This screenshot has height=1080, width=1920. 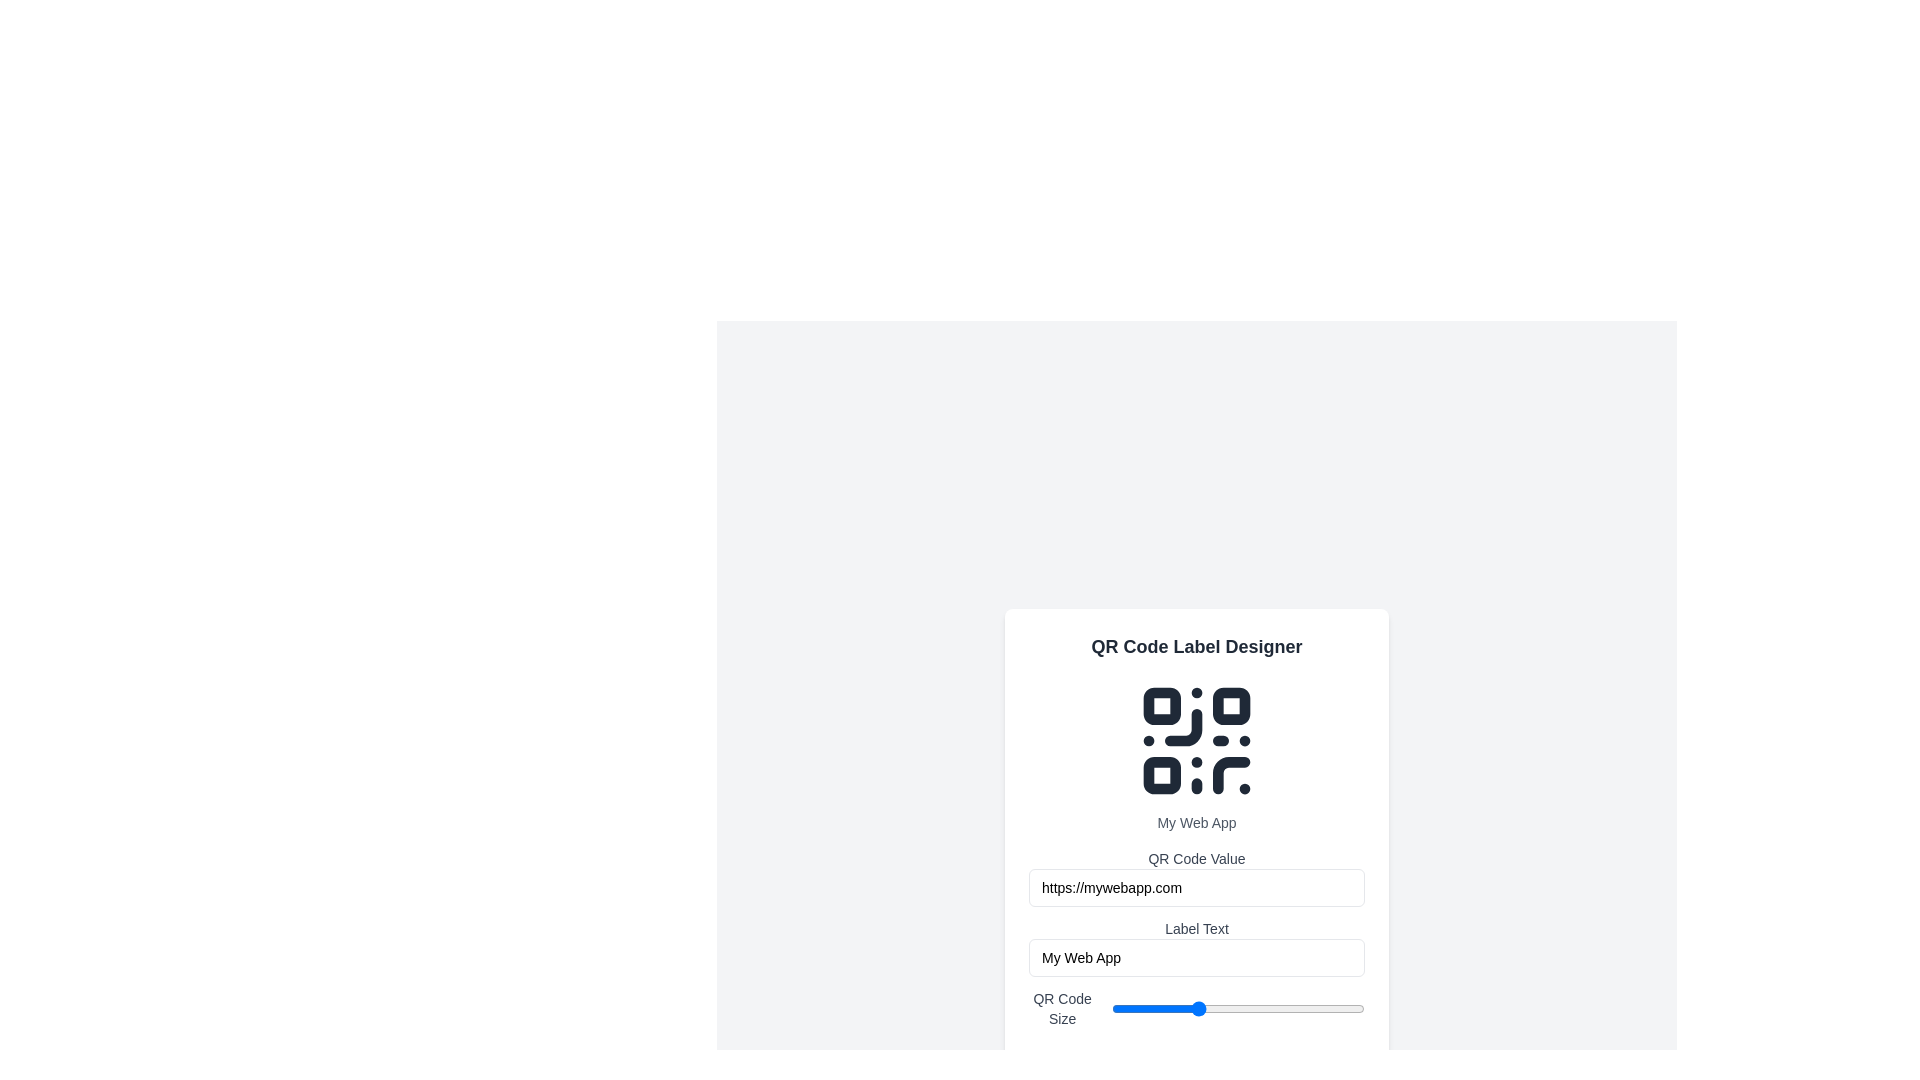 What do you see at coordinates (1135, 1009) in the screenshot?
I see `the QR code size` at bounding box center [1135, 1009].